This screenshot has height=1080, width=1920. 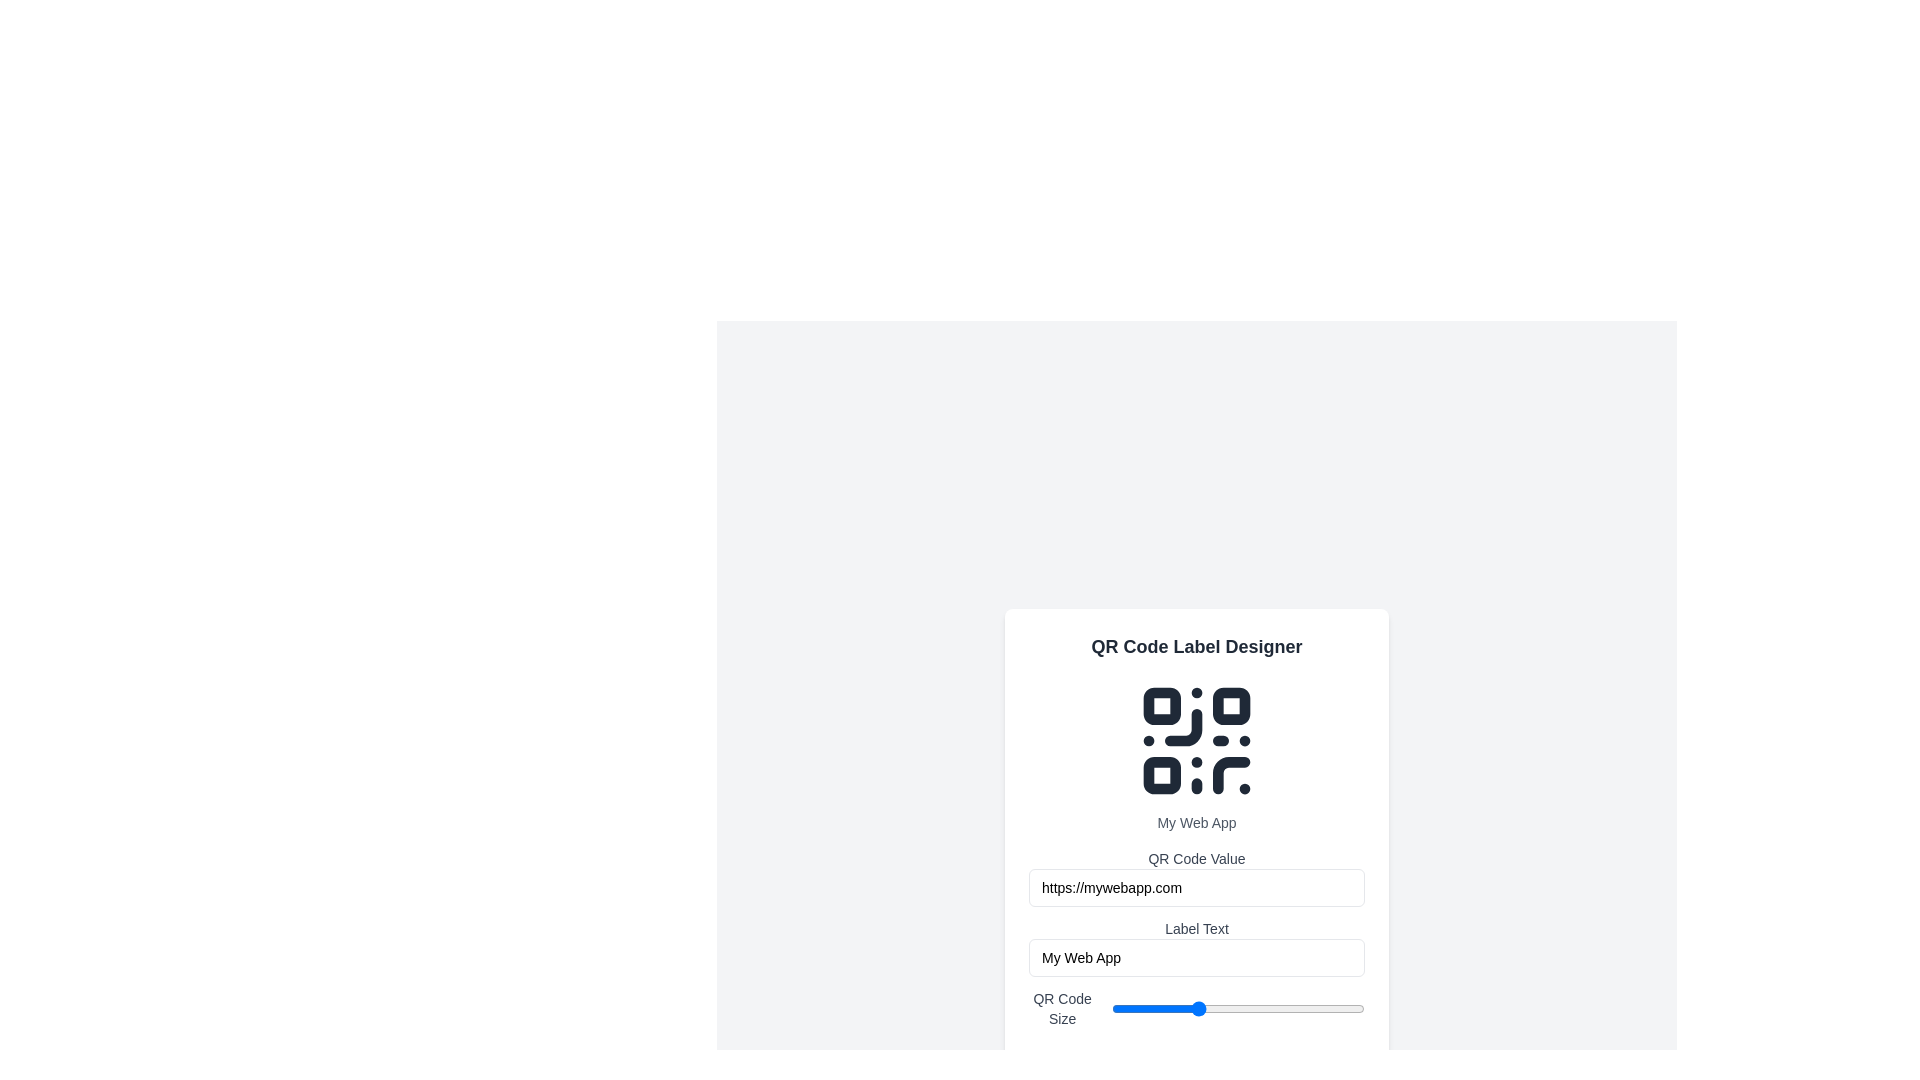 What do you see at coordinates (1135, 1009) in the screenshot?
I see `the QR code size` at bounding box center [1135, 1009].